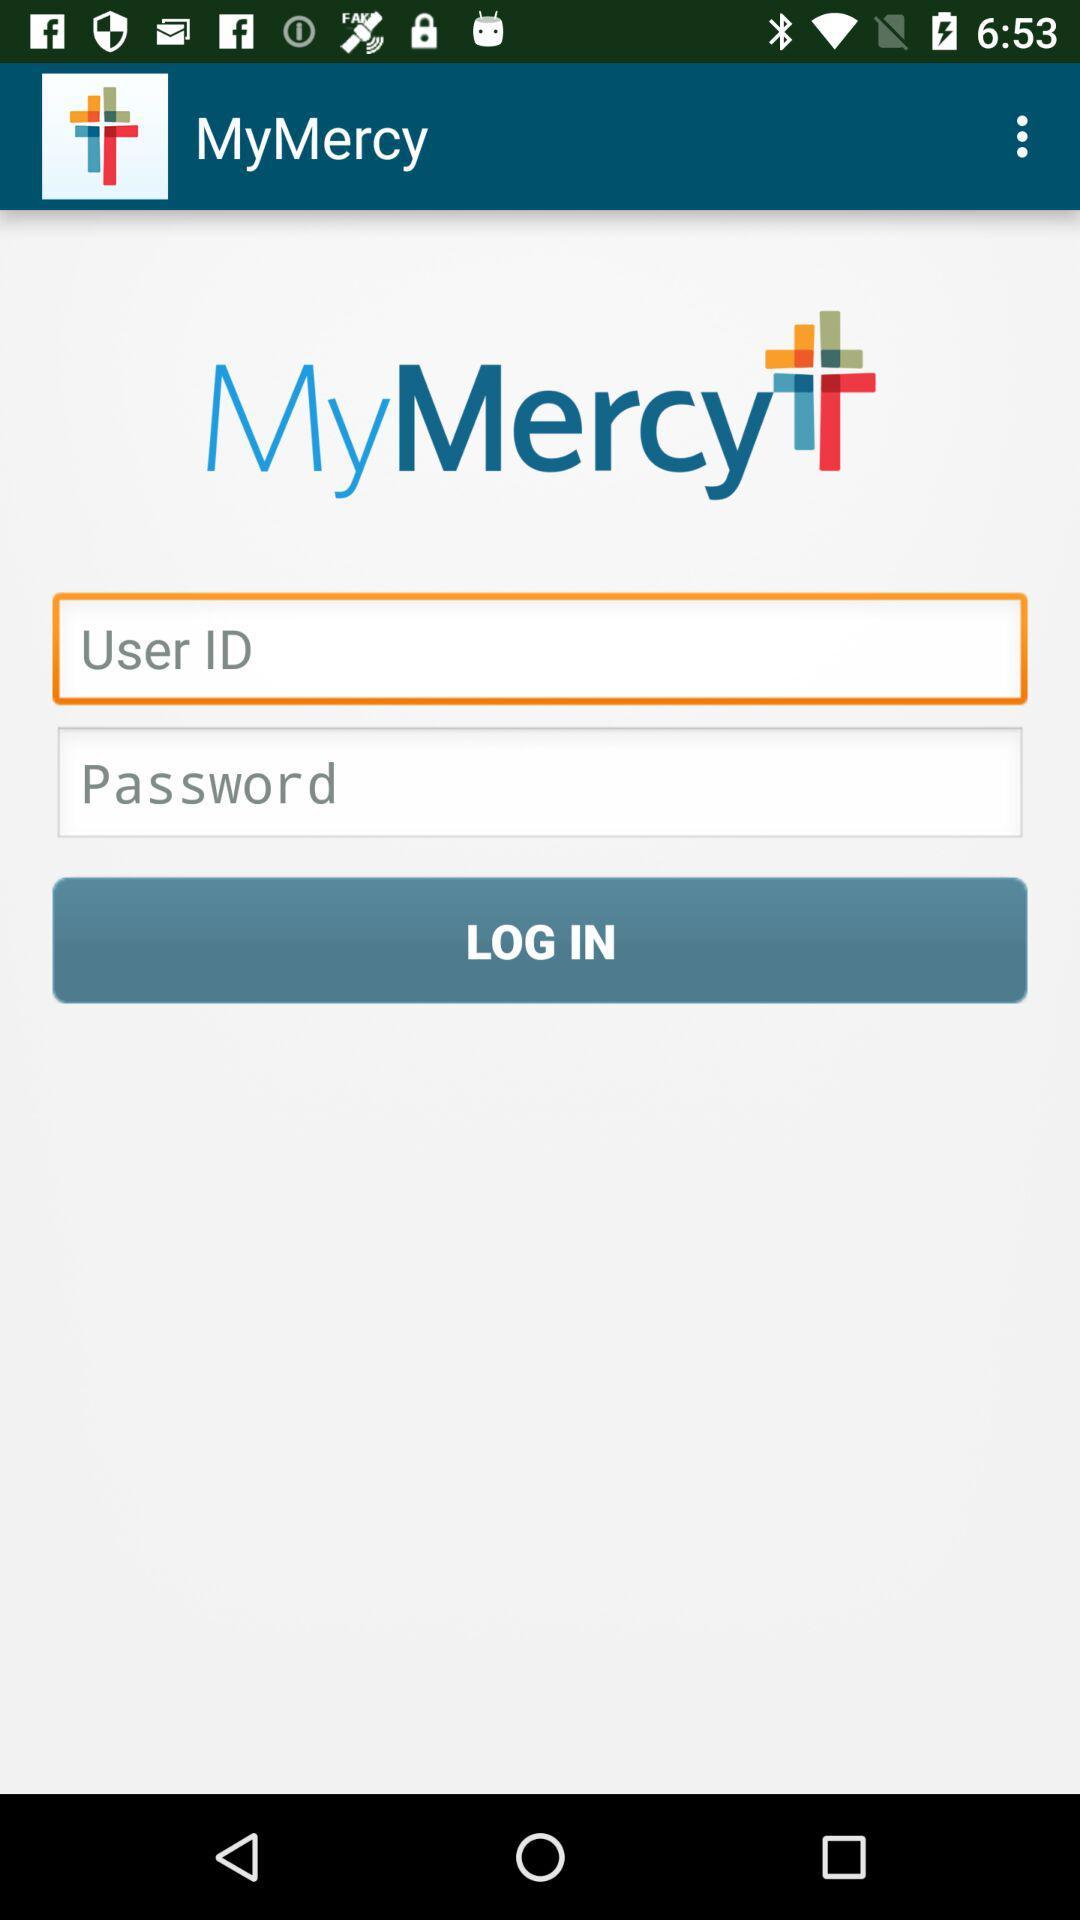 The height and width of the screenshot is (1920, 1080). Describe the element at coordinates (540, 939) in the screenshot. I see `the log in icon` at that location.